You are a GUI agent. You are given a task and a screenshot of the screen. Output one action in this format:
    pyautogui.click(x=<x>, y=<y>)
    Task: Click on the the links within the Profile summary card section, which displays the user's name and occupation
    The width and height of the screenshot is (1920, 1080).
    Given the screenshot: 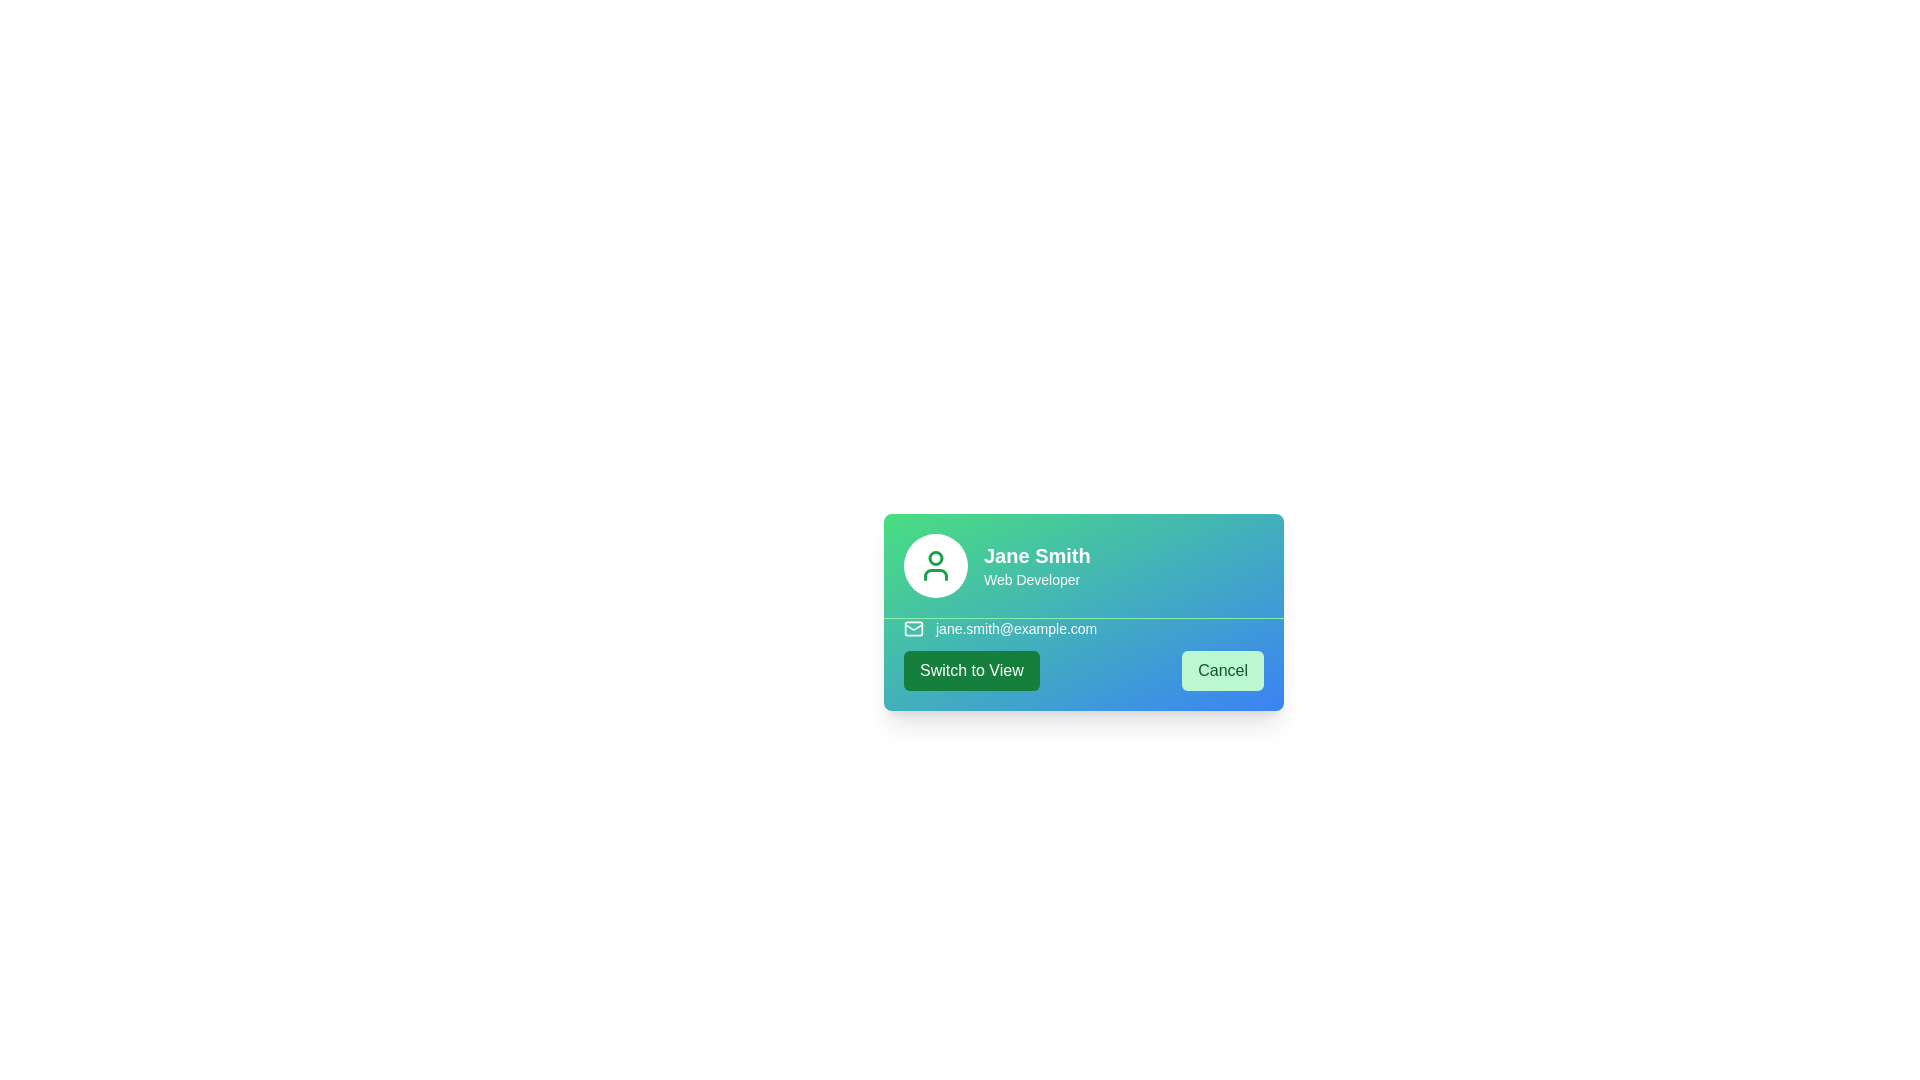 What is the action you would take?
    pyautogui.click(x=1083, y=566)
    